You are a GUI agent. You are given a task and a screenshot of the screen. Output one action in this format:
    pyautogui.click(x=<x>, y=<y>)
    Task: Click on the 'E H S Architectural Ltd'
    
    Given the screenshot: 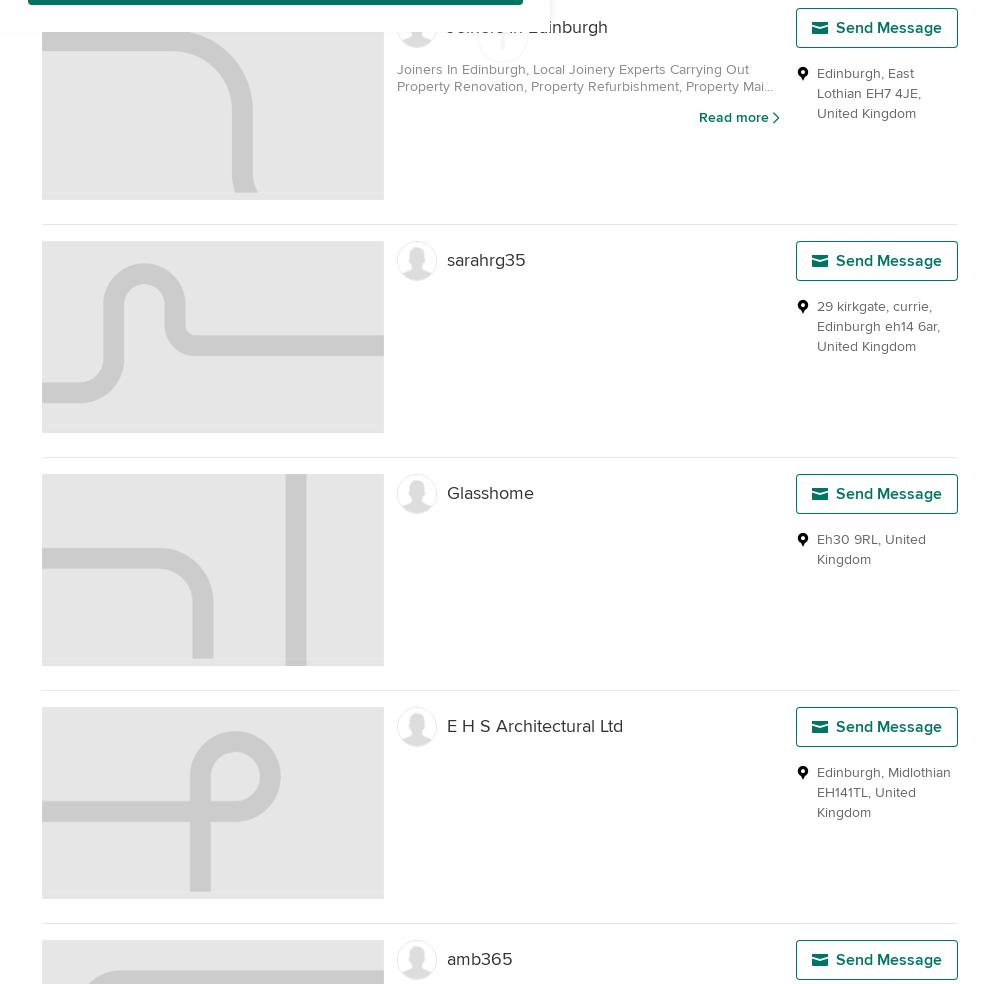 What is the action you would take?
    pyautogui.click(x=535, y=725)
    